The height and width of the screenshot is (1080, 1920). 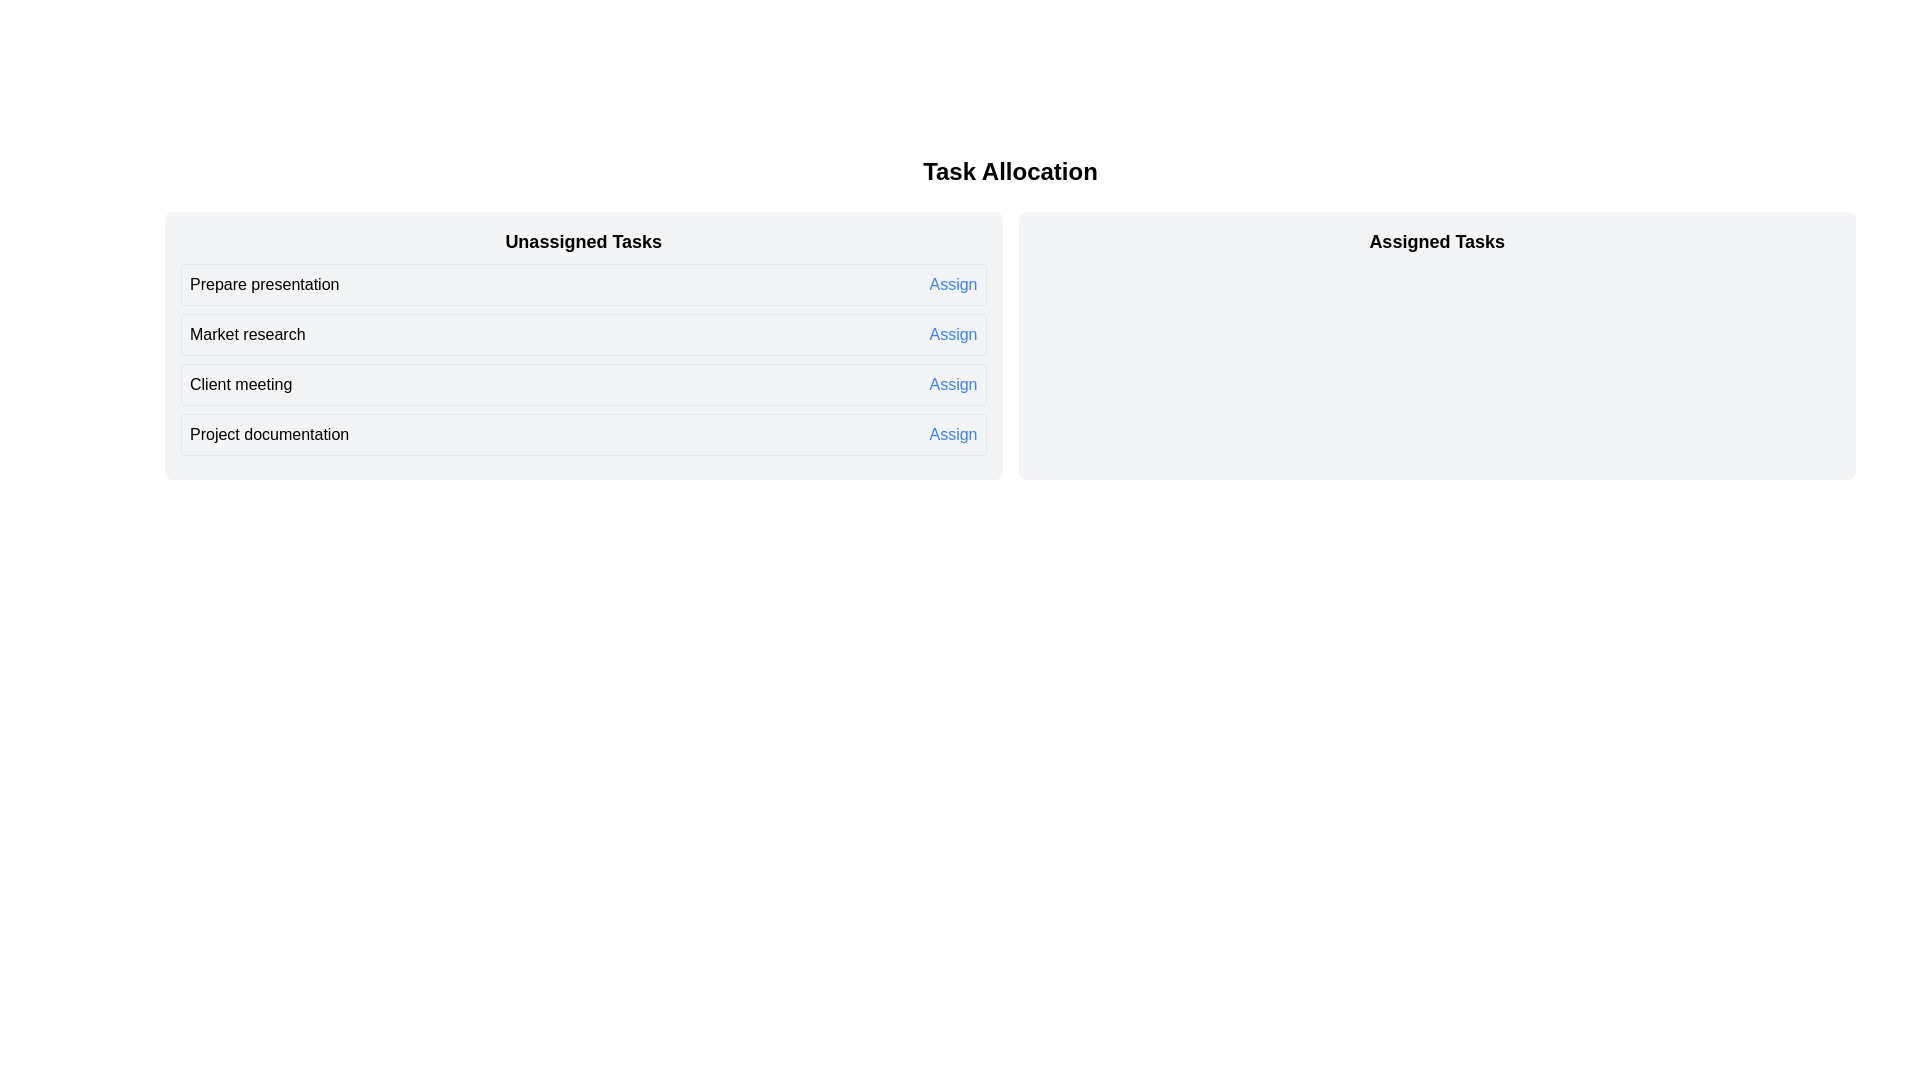 I want to click on the text label displaying 'Client meeting' in the 'Unassigned Tasks' section of the task management interface, so click(x=240, y=385).